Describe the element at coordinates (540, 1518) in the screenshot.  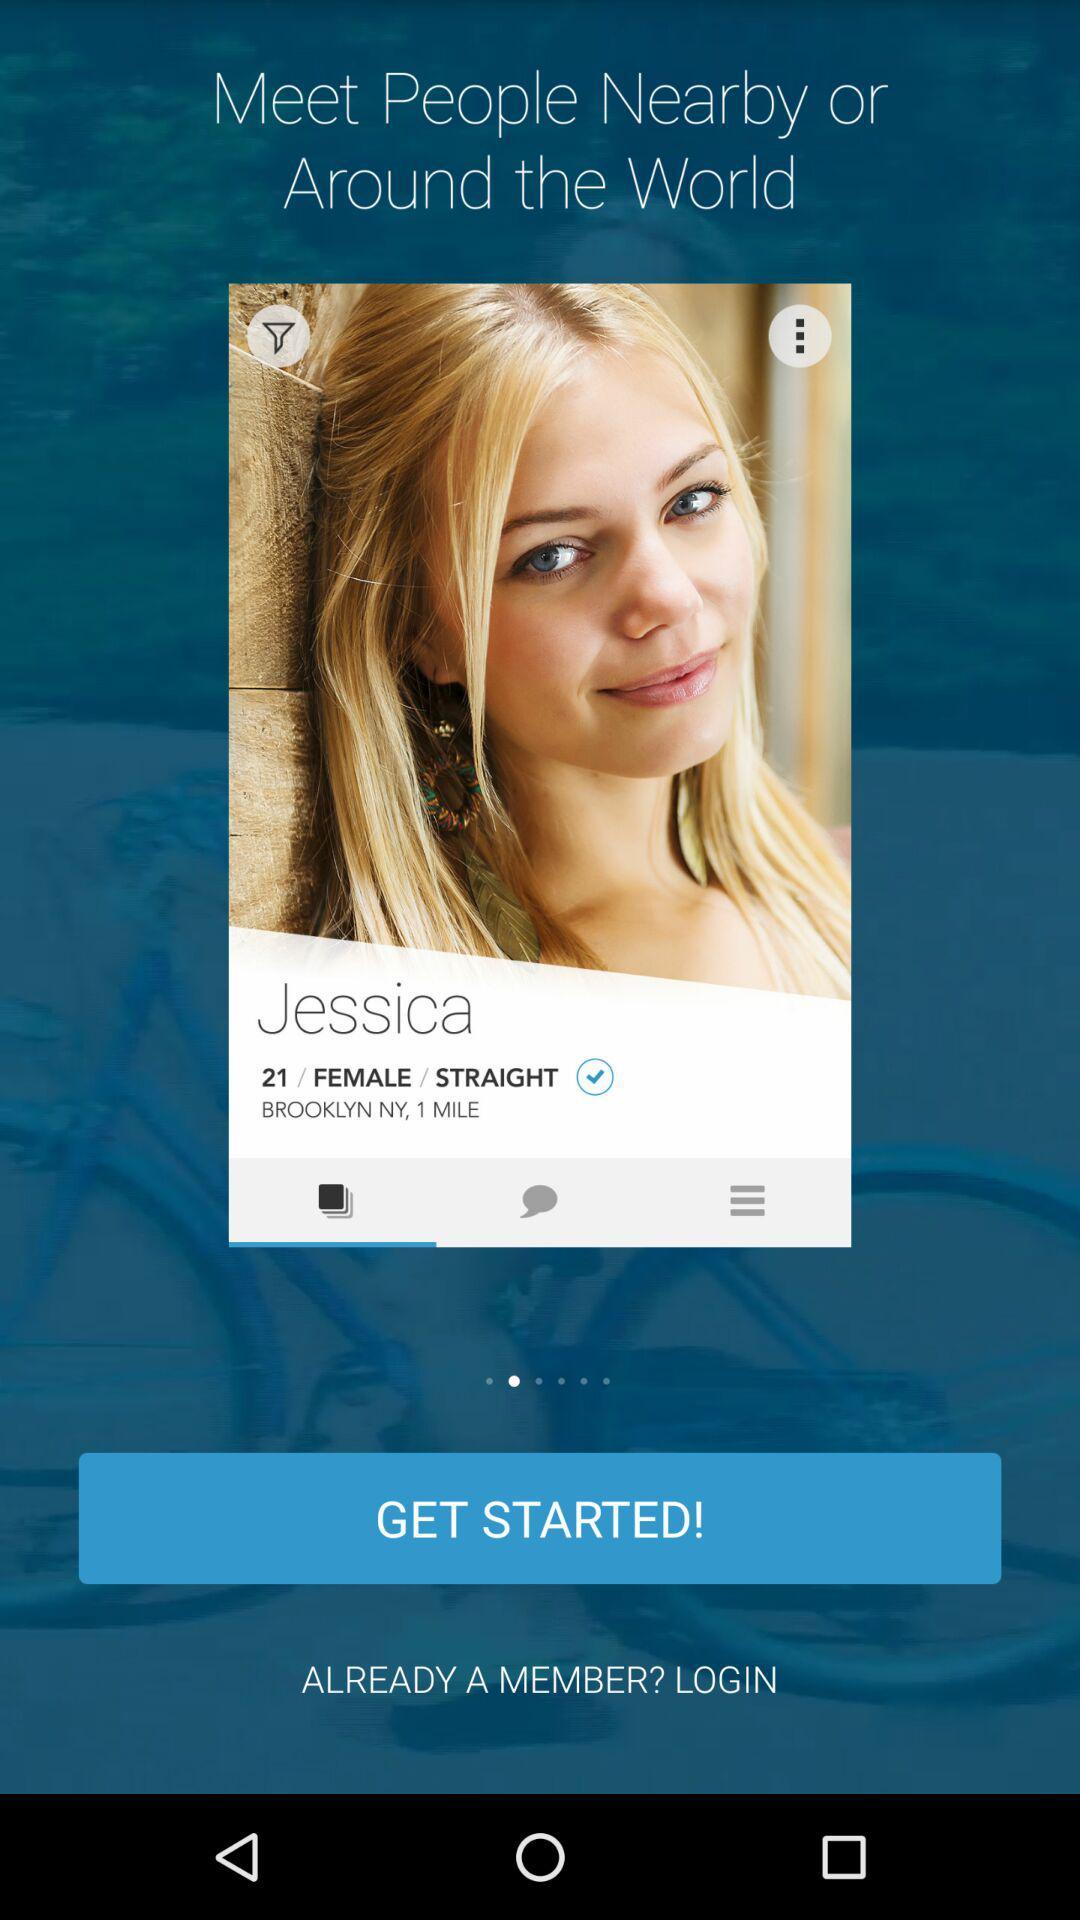
I see `the get started! item` at that location.